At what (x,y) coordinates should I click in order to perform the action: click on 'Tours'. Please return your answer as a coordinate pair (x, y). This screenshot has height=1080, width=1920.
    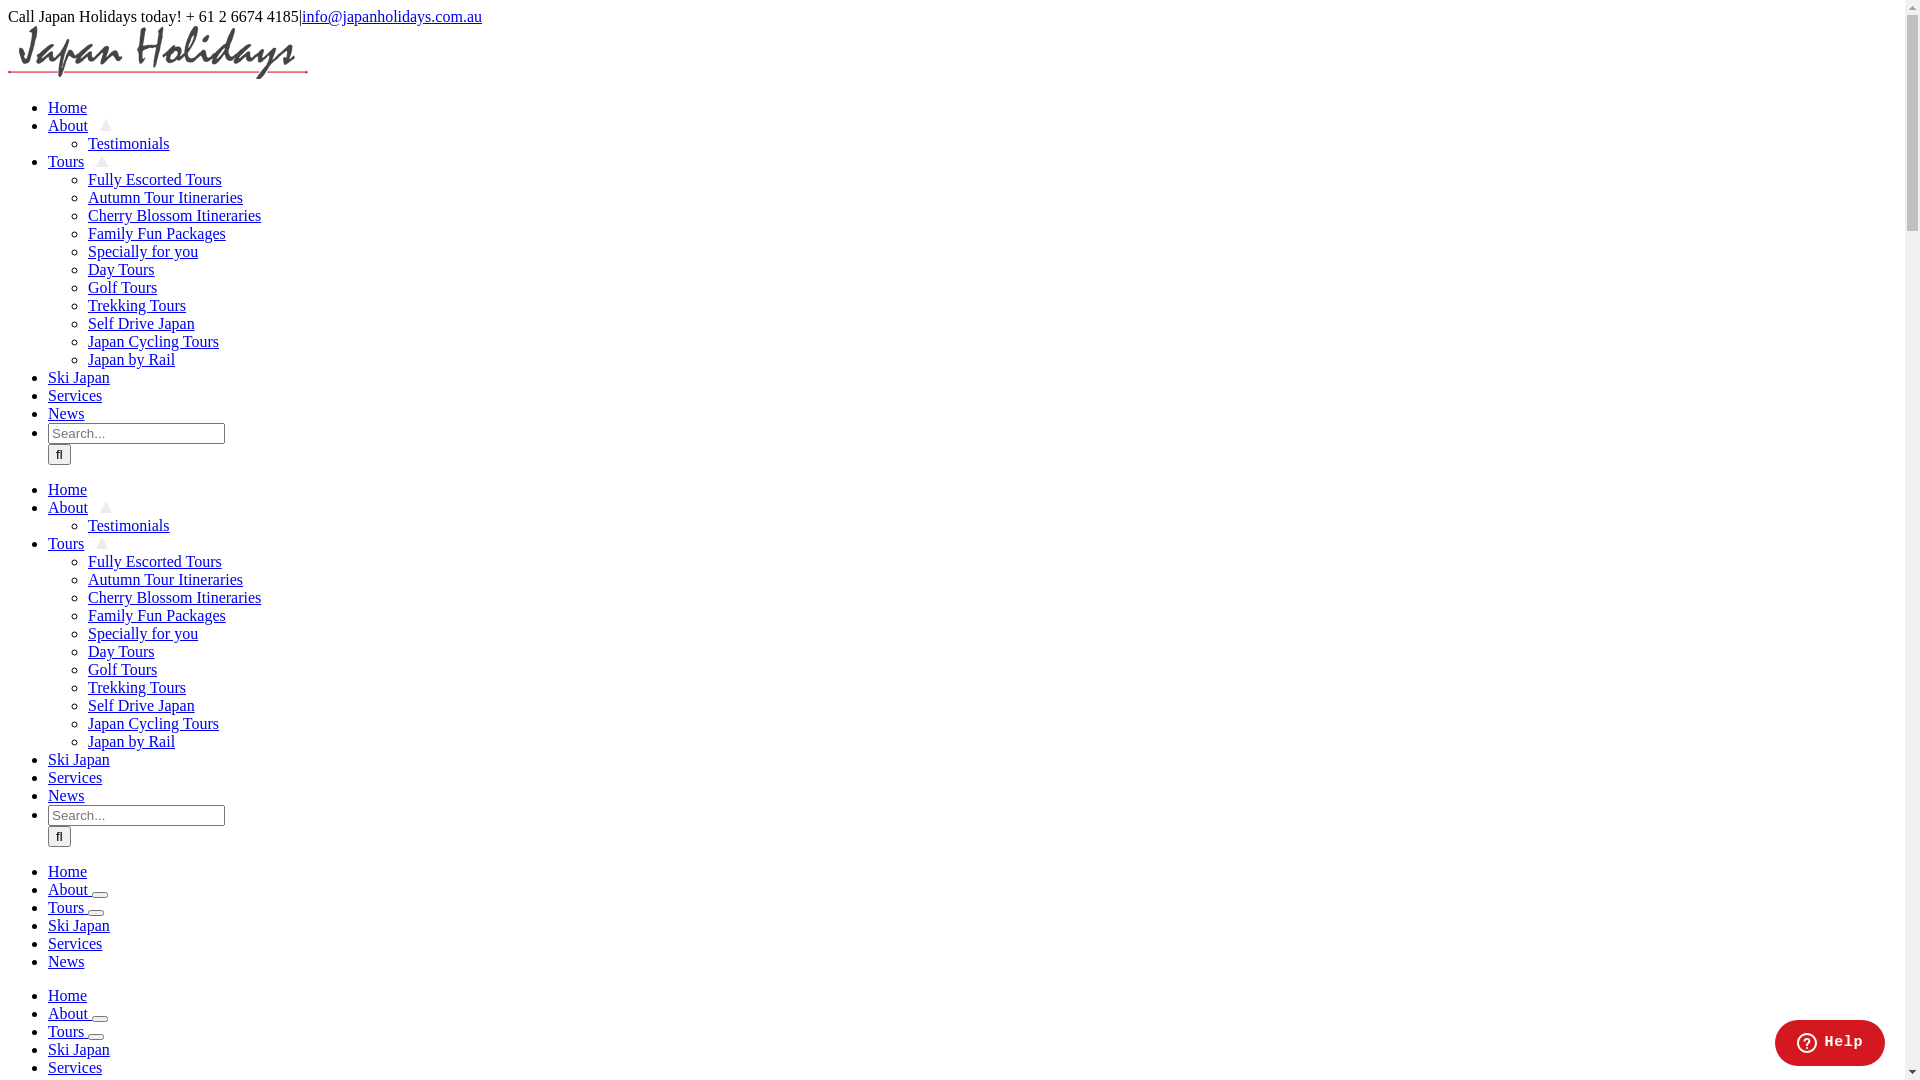
    Looking at the image, I should click on (77, 543).